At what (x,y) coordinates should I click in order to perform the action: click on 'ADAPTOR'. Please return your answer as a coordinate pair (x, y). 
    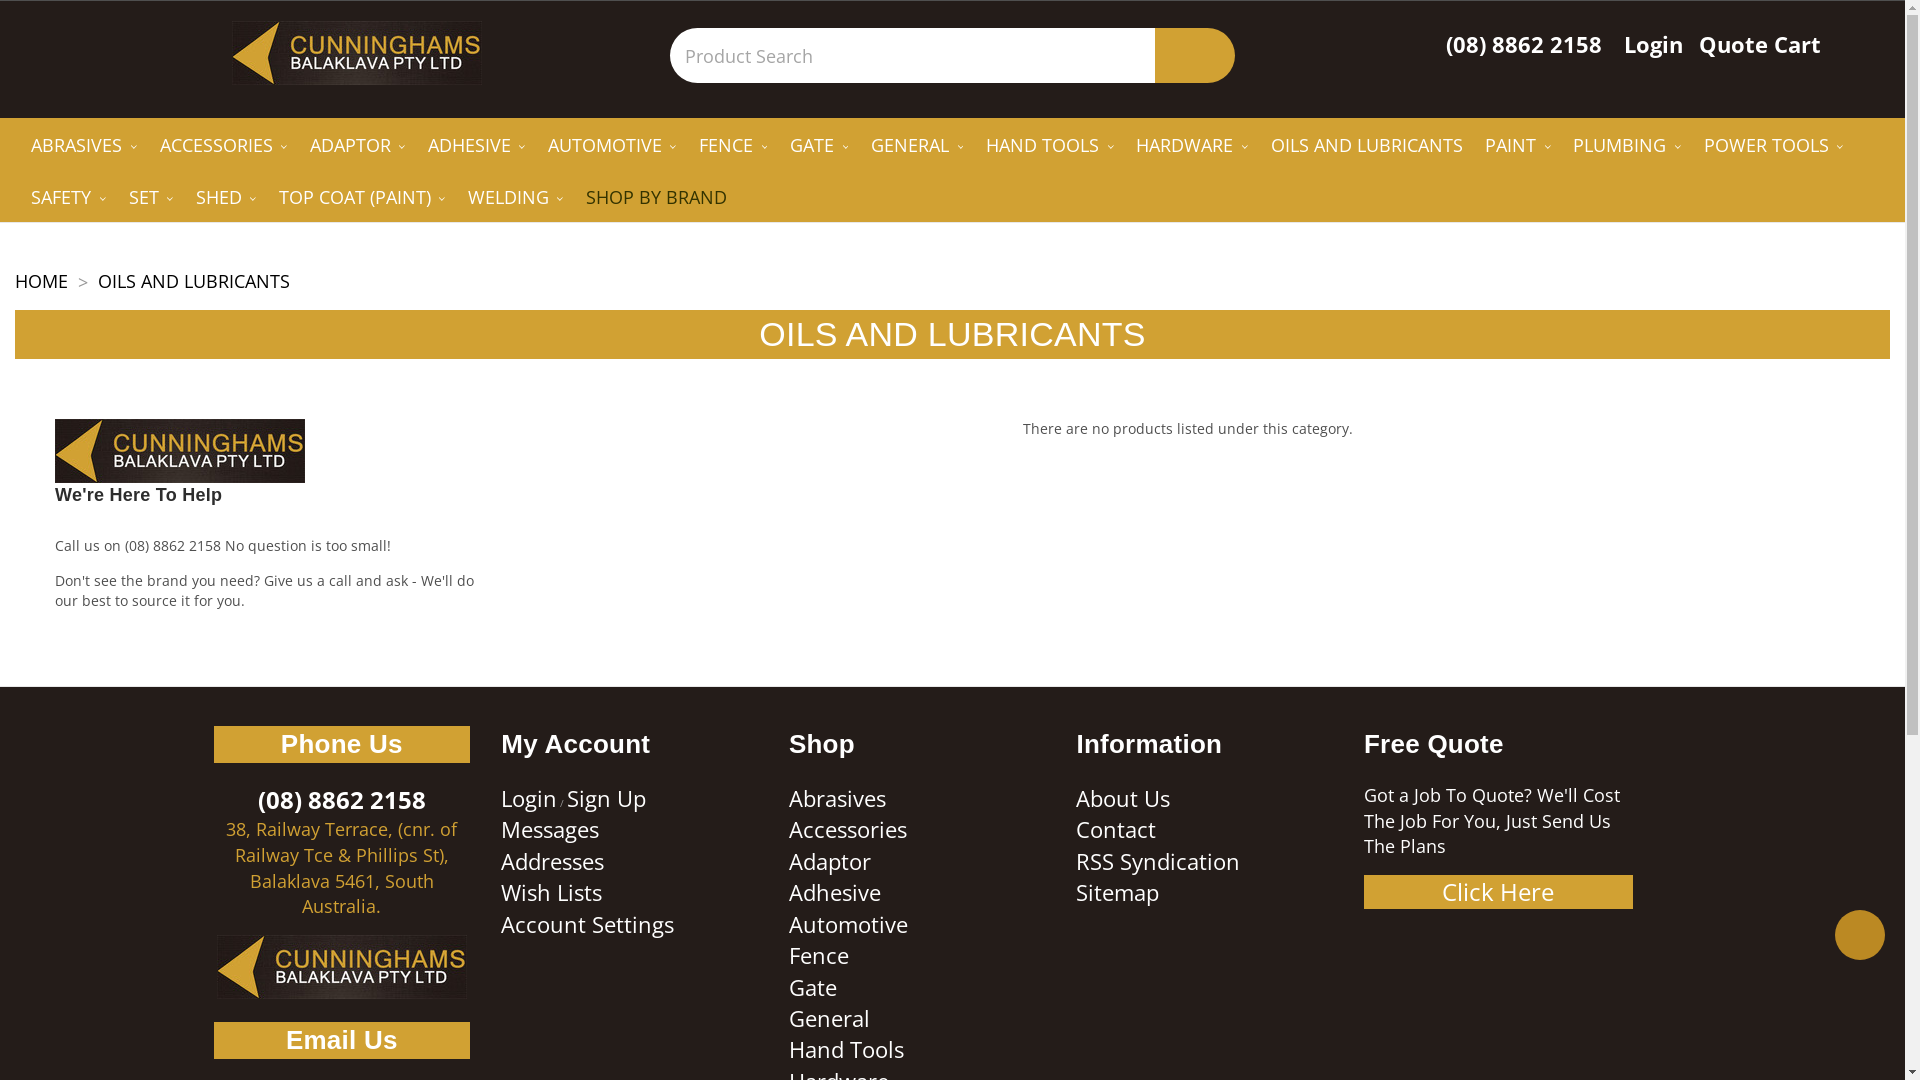
    Looking at the image, I should click on (356, 146).